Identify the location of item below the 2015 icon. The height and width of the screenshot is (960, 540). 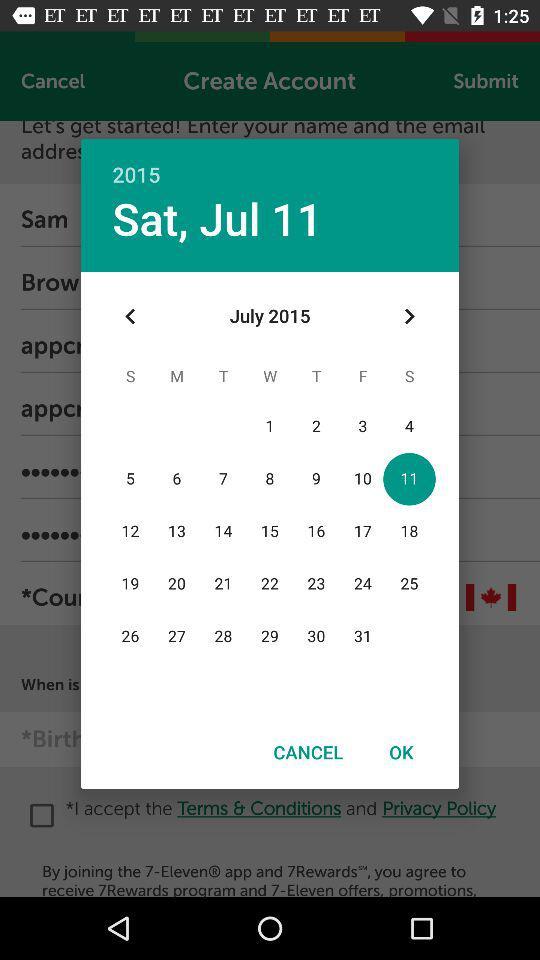
(408, 316).